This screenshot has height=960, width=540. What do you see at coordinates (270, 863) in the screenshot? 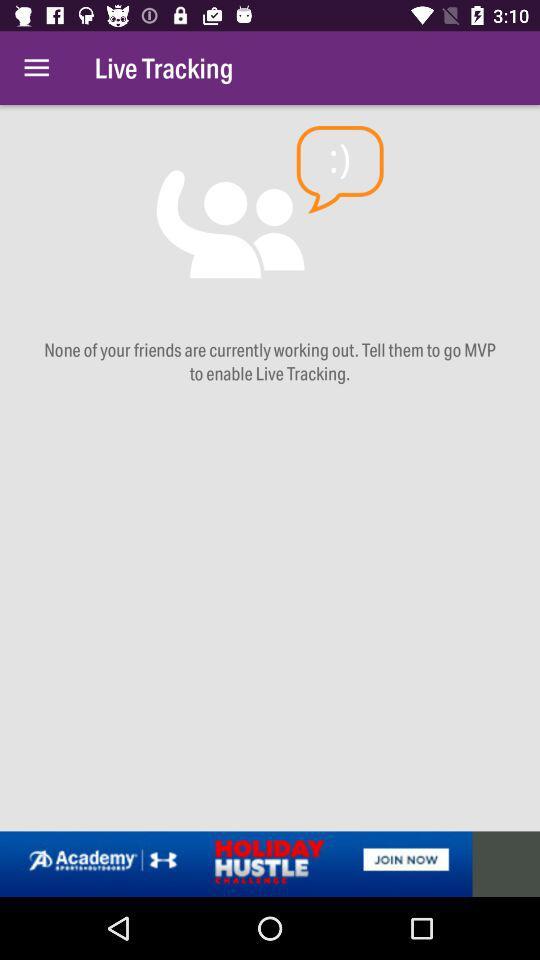
I see `advertisement` at bounding box center [270, 863].